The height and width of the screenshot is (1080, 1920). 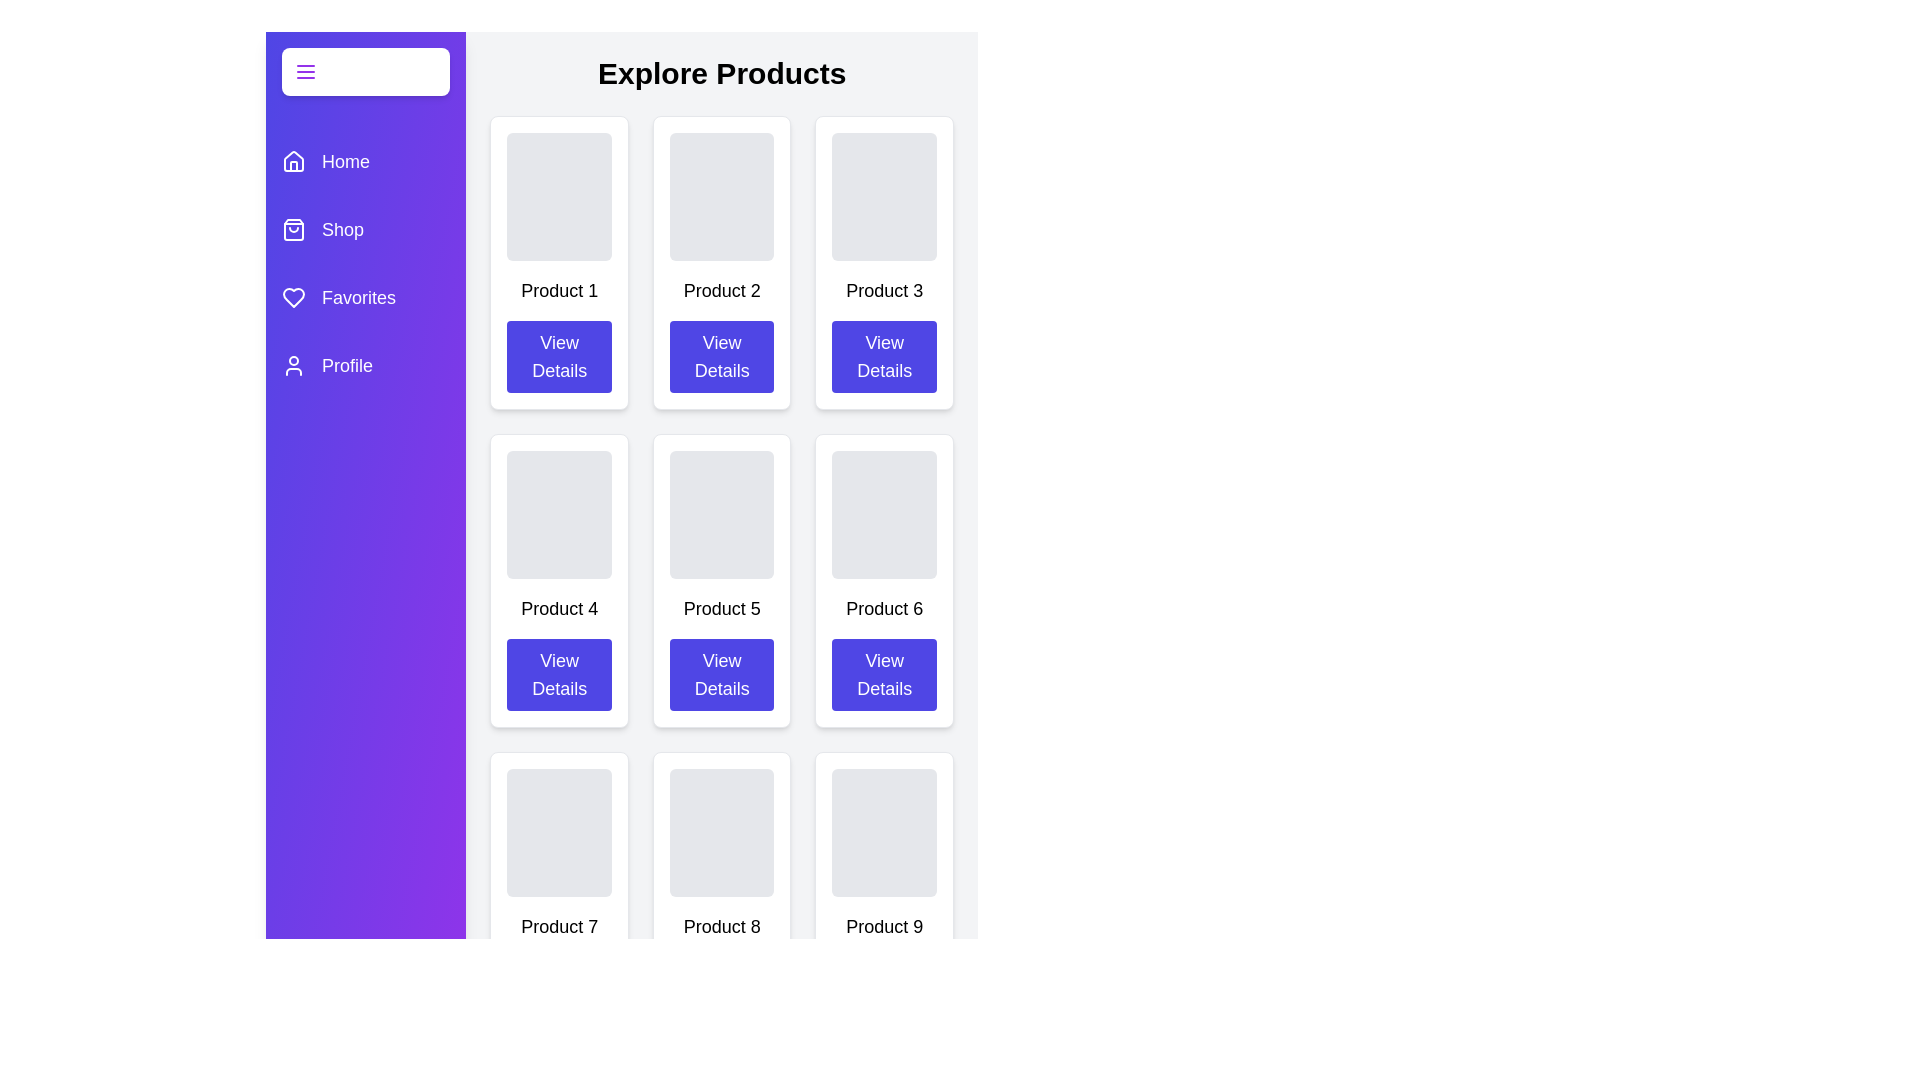 What do you see at coordinates (365, 297) in the screenshot?
I see `the category Favorites in the drawer to highlight it` at bounding box center [365, 297].